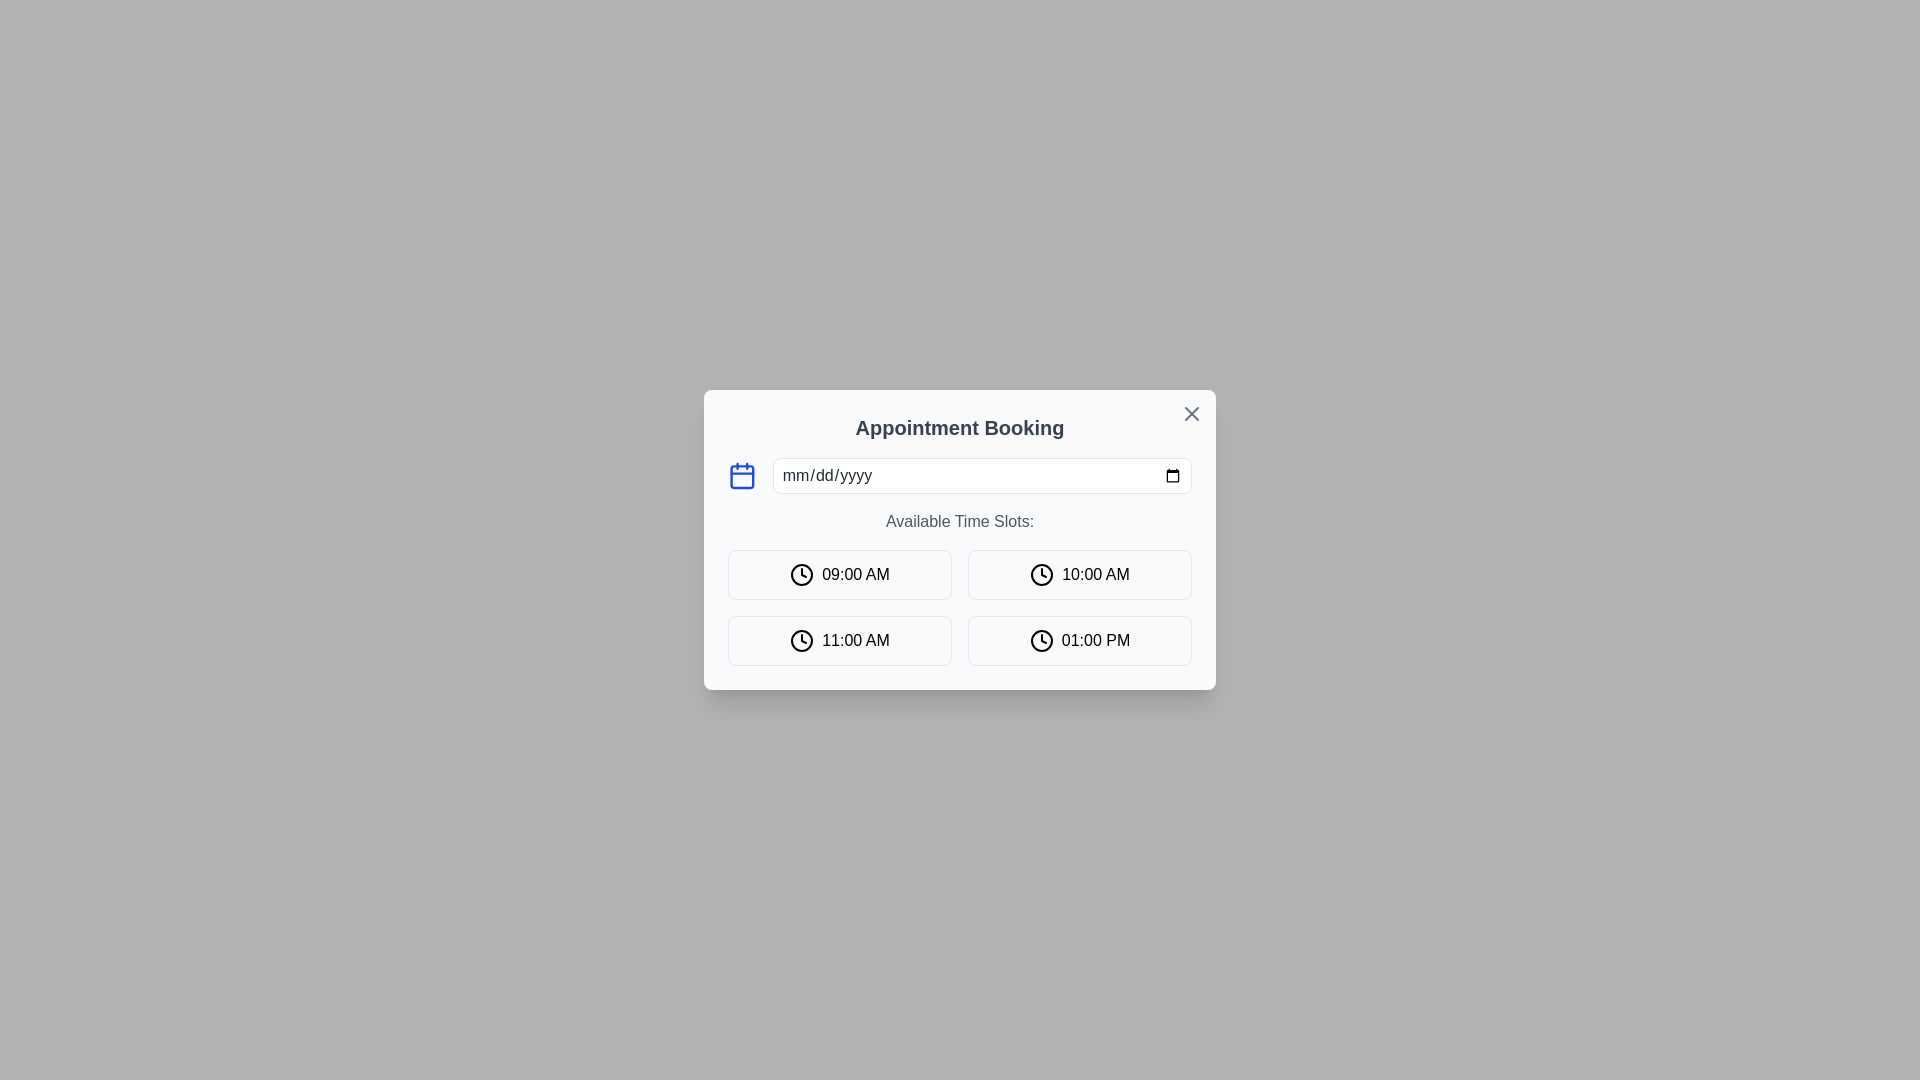 This screenshot has height=1080, width=1920. What do you see at coordinates (741, 477) in the screenshot?
I see `the rectangular calendar icon element with rounded corners located at the top-left of the Appointment Booking interface, which is aligned with the date input field and above the time slots section` at bounding box center [741, 477].